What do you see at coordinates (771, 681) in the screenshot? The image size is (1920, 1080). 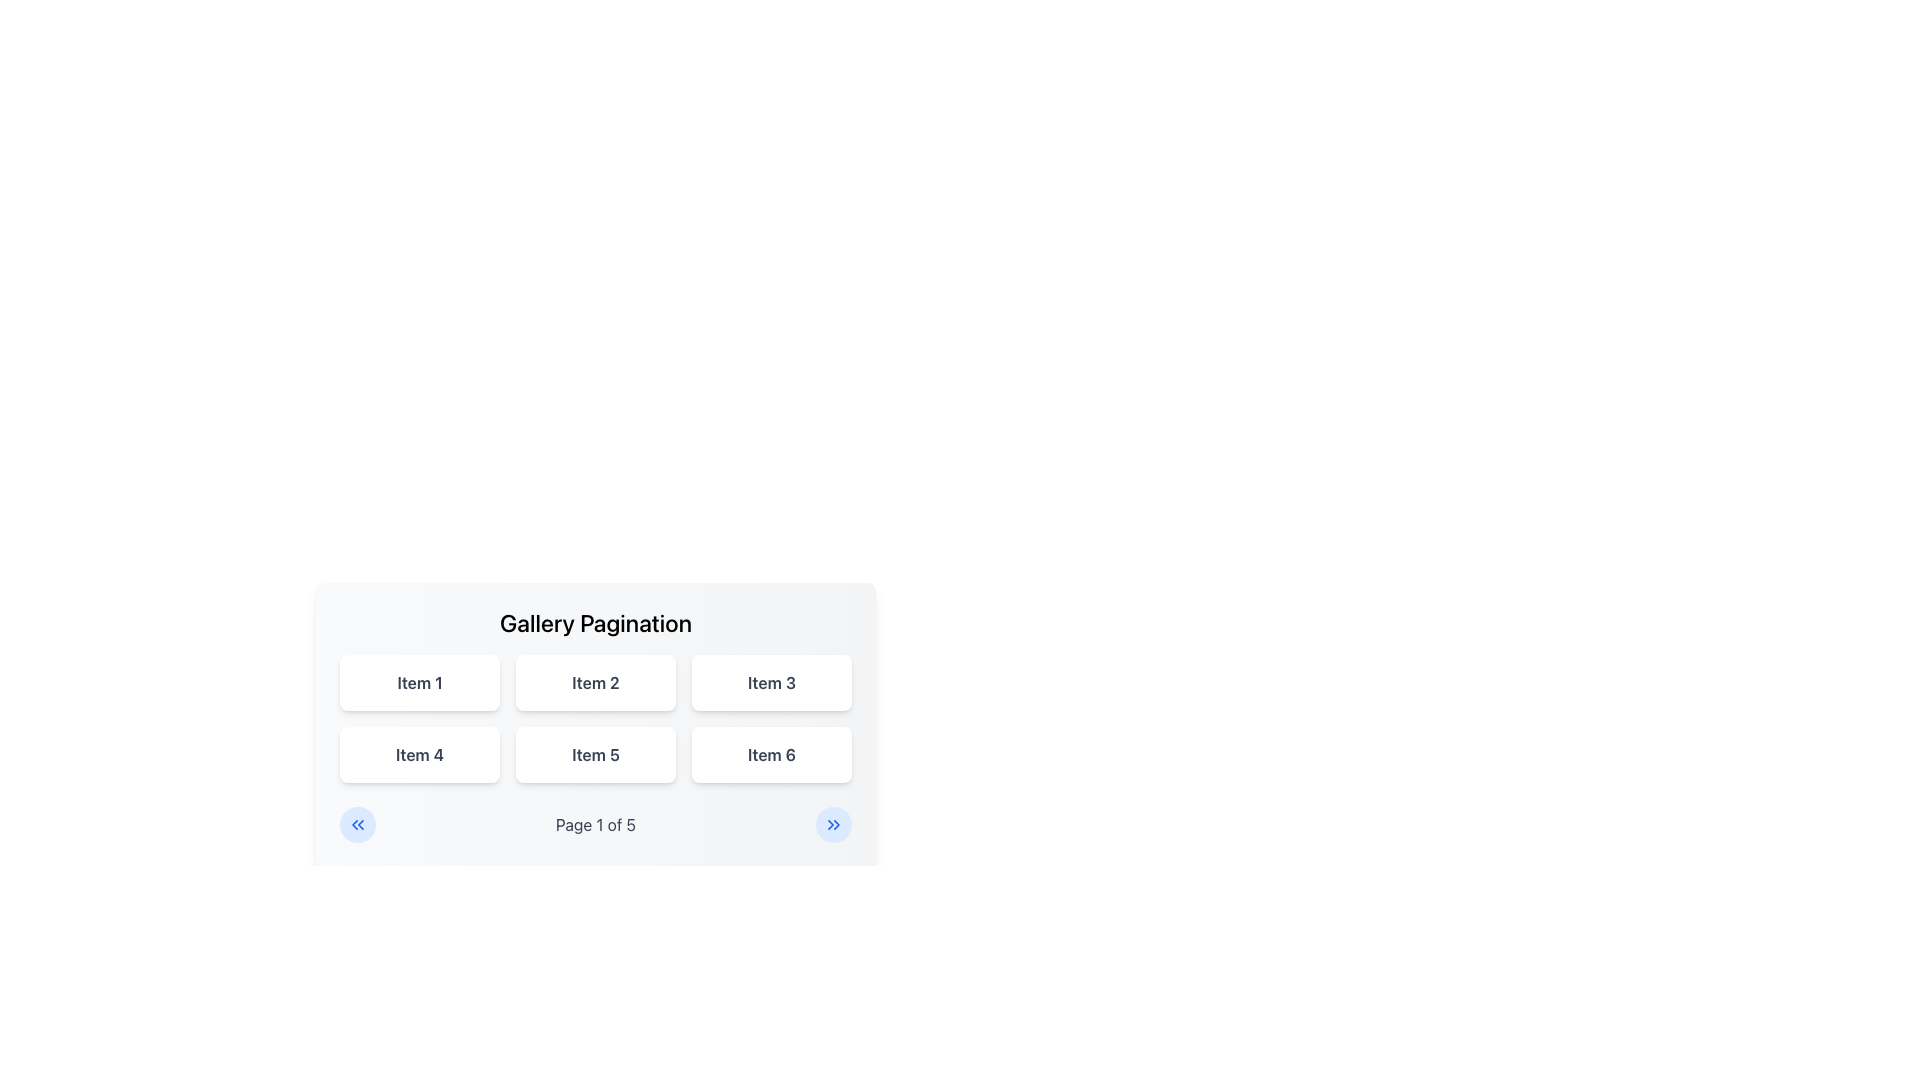 I see `the display box labeled 'Item 3'` at bounding box center [771, 681].